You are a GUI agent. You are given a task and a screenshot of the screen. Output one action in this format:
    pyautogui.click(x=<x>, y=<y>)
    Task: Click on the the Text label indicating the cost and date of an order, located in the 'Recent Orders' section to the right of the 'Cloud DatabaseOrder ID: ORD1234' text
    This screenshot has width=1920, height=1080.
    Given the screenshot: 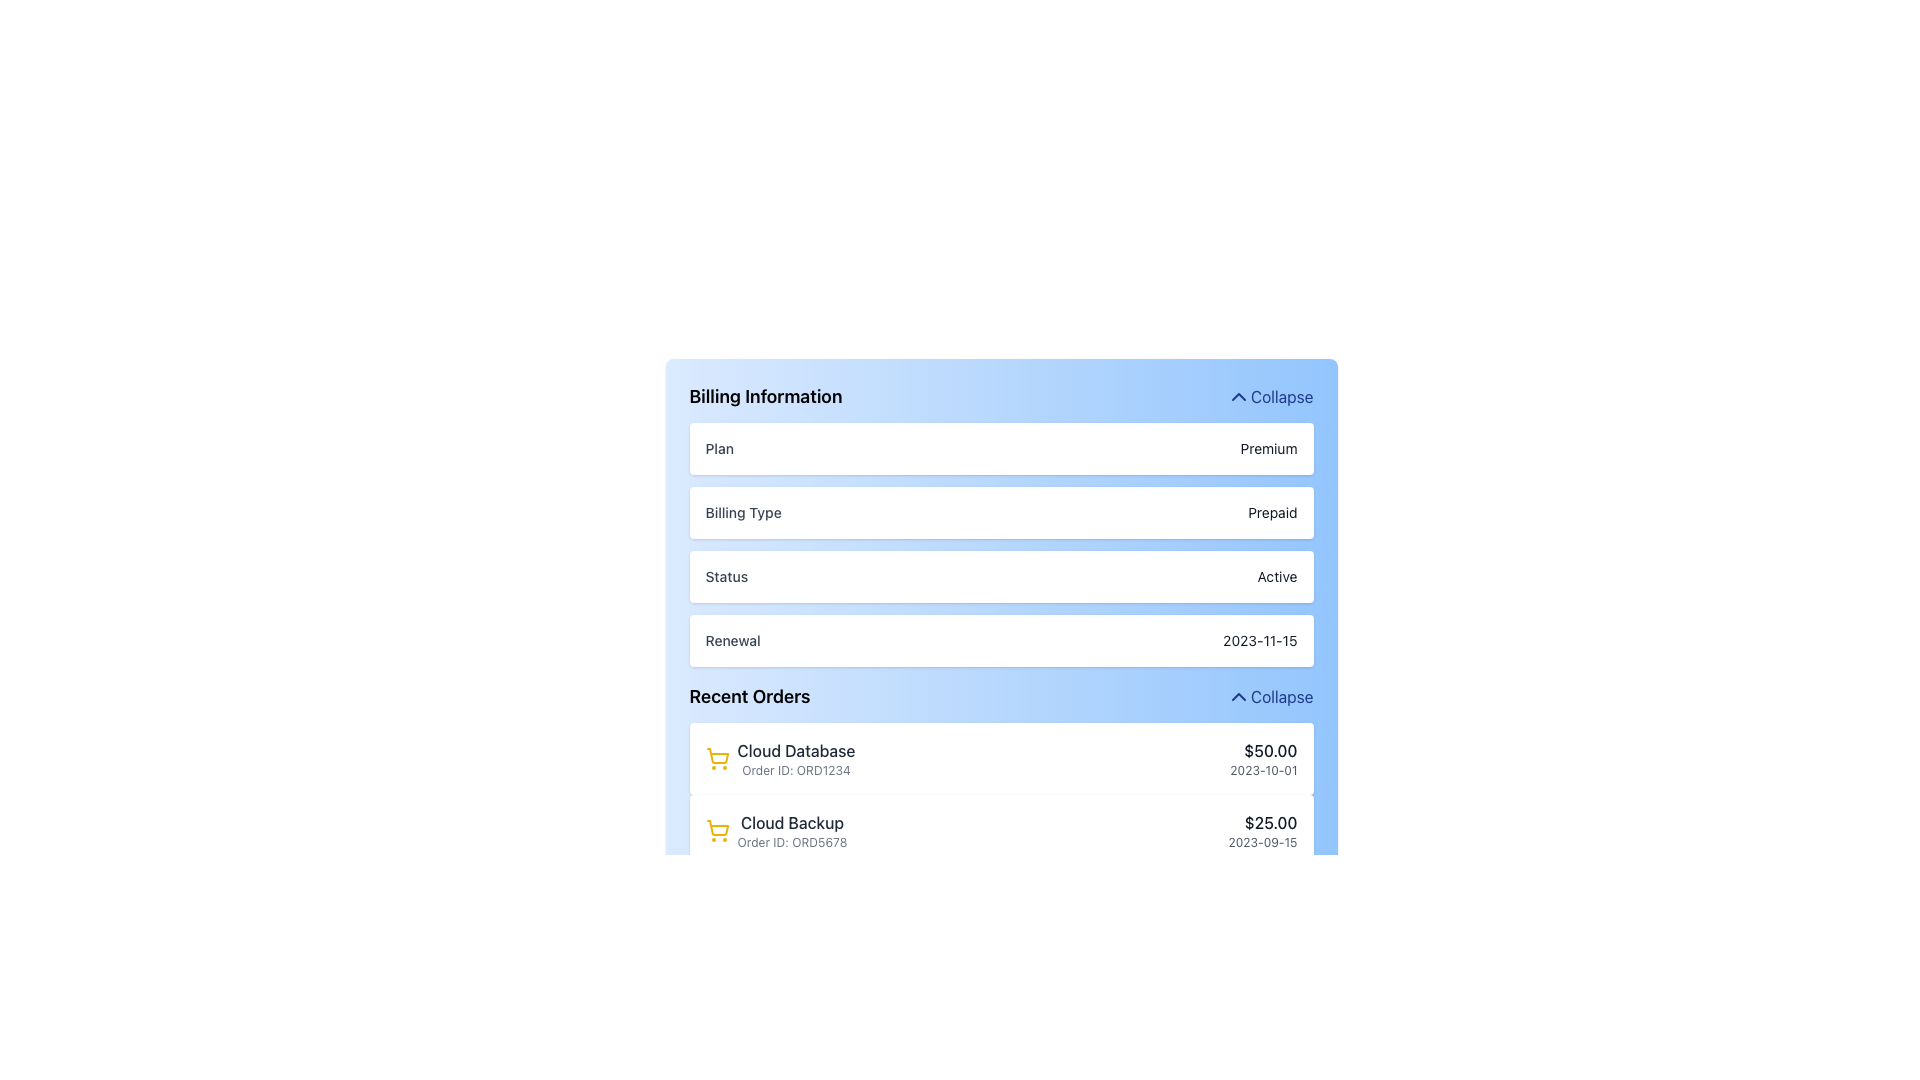 What is the action you would take?
    pyautogui.click(x=1262, y=759)
    